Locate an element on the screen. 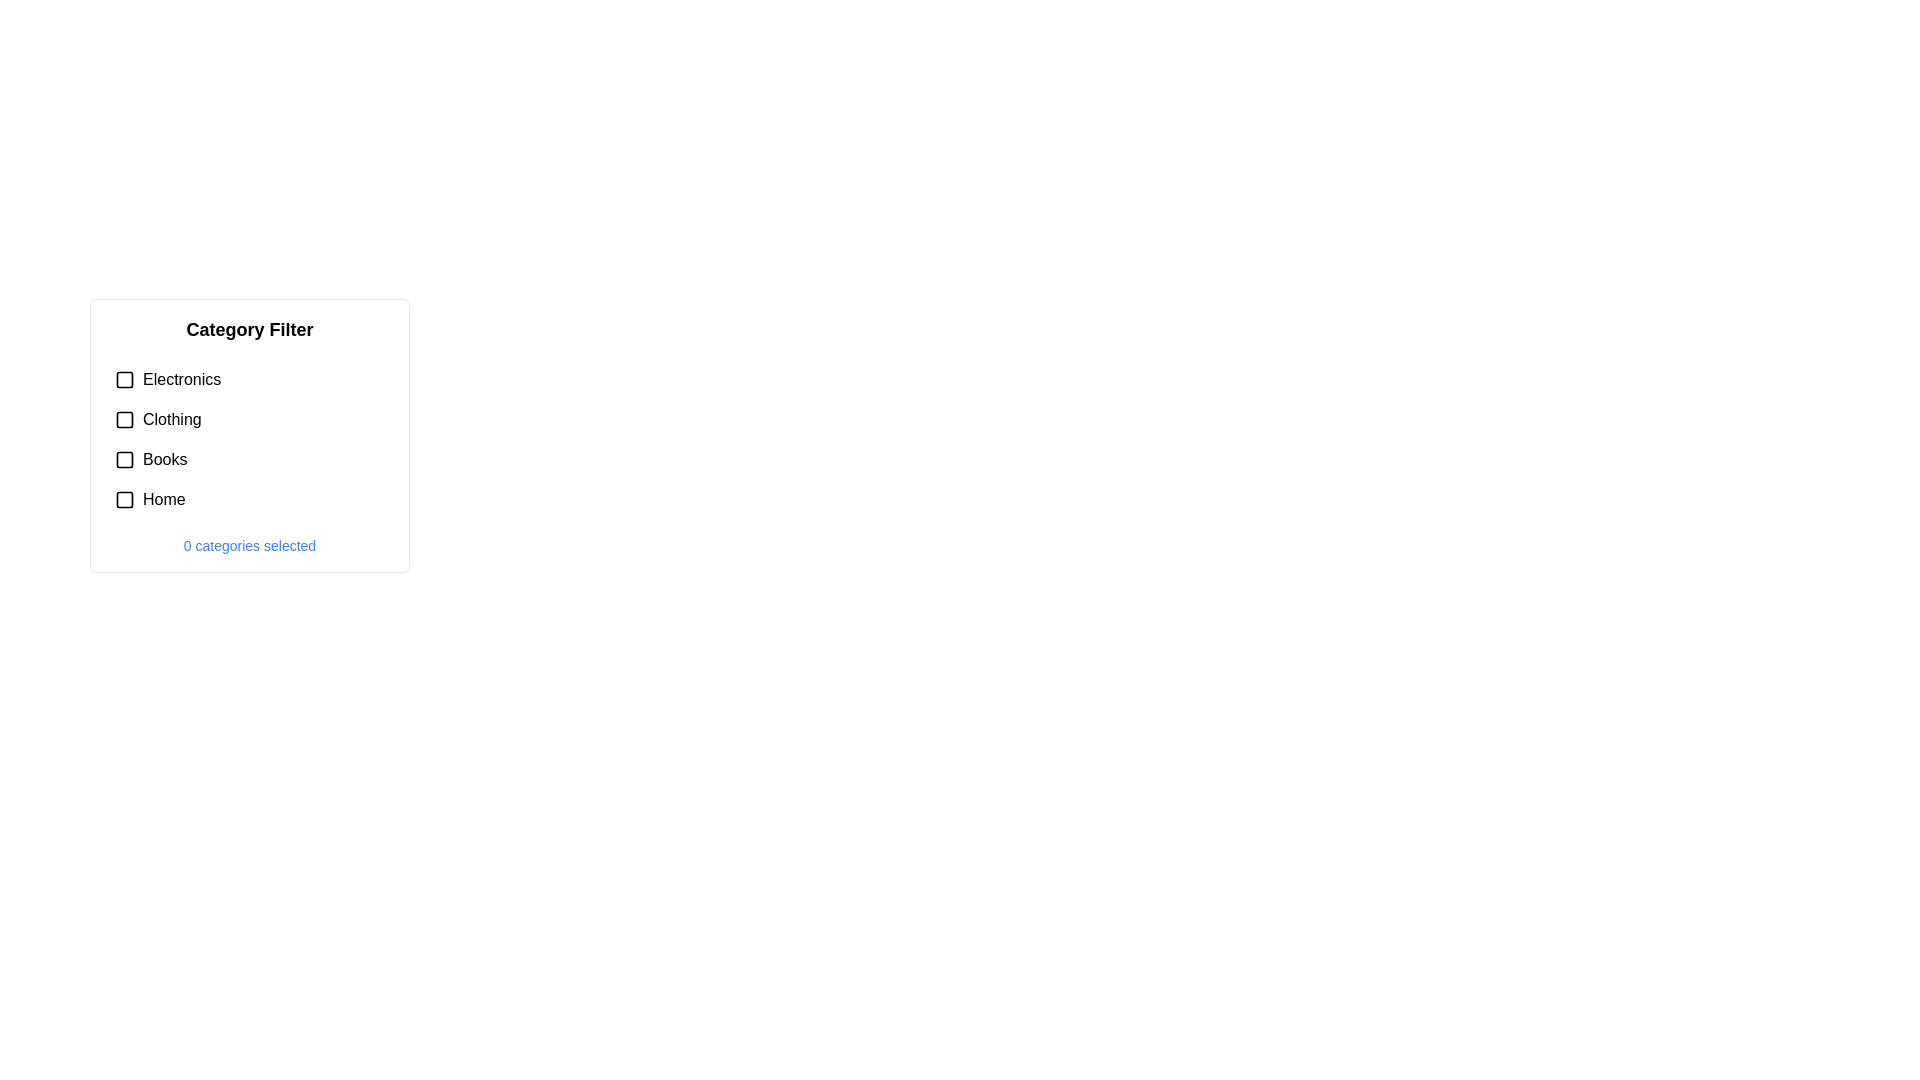 The image size is (1920, 1080). the unselected checkbox icon is located at coordinates (123, 380).